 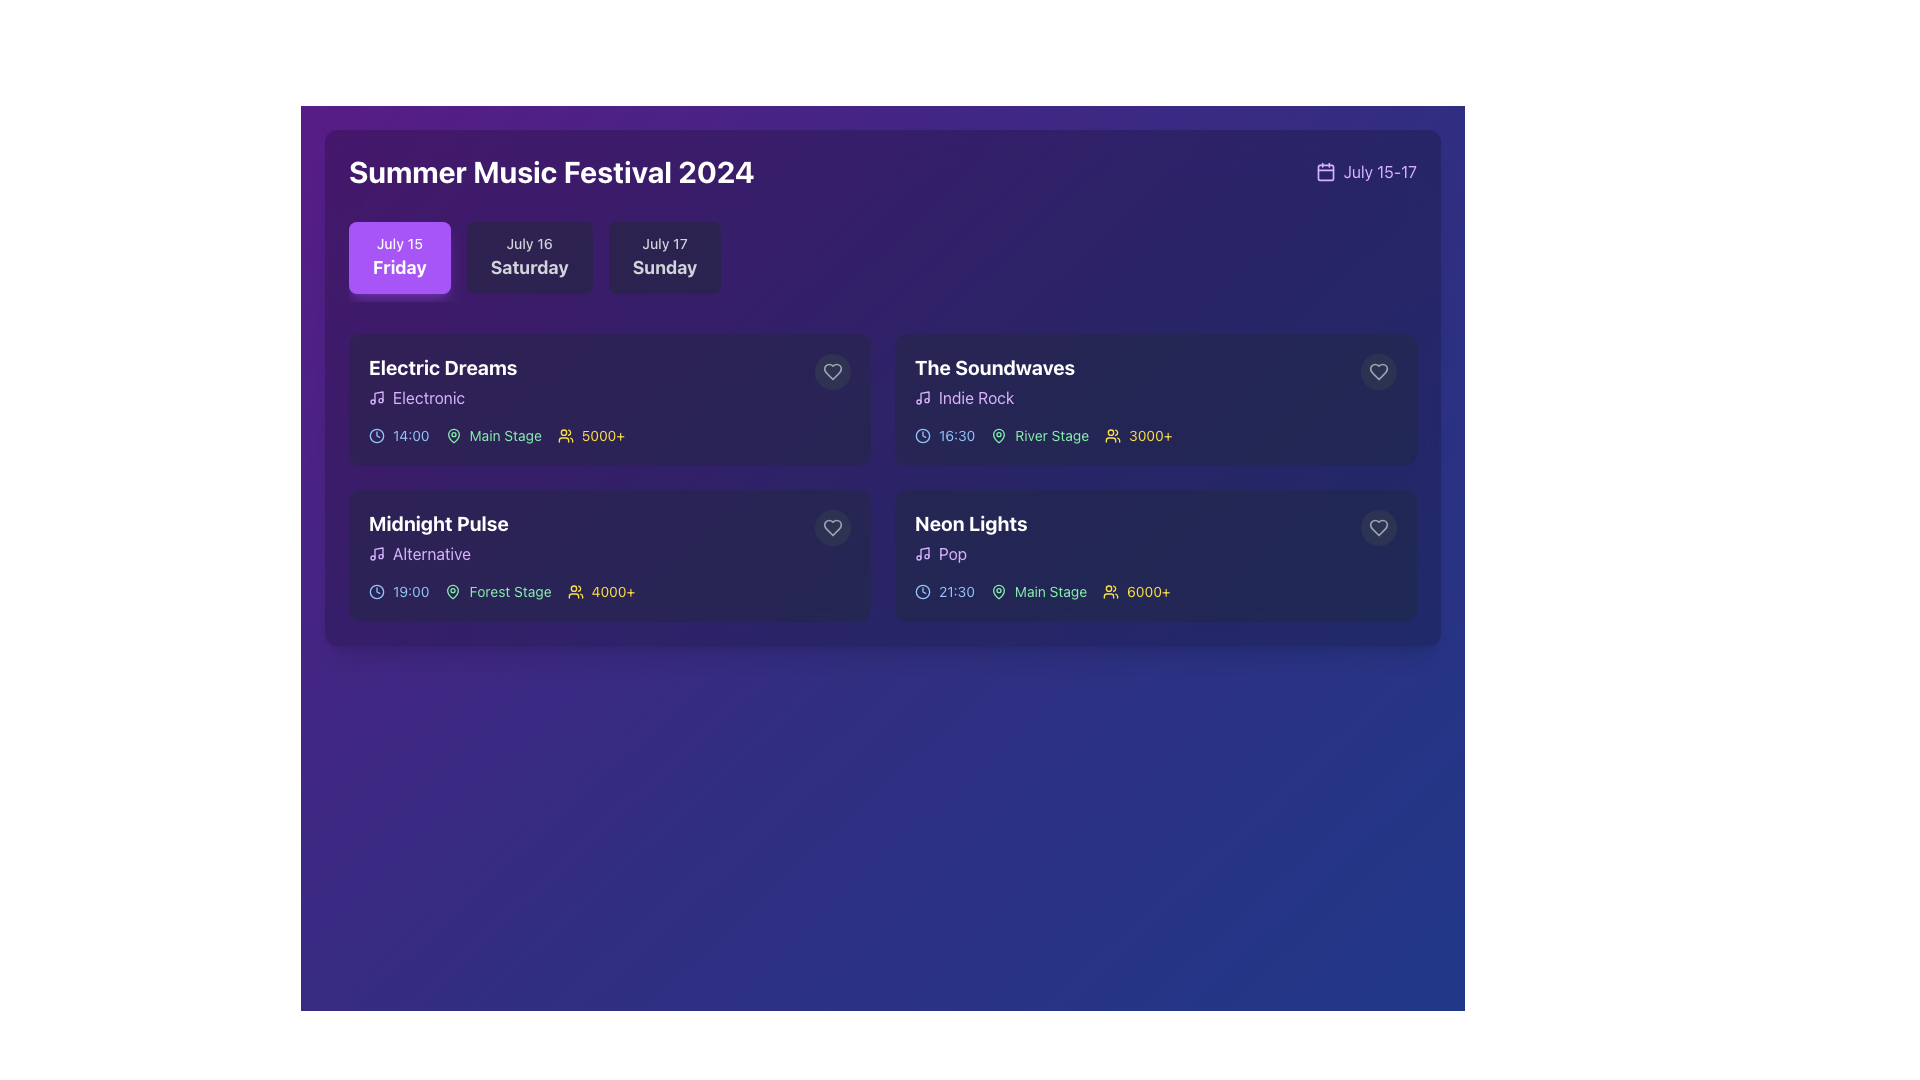 I want to click on the clock-like icon with minimalistic hands indicating time, located under the event title 'The Soundwaves', adjacent to the time '16:30', so click(x=921, y=434).